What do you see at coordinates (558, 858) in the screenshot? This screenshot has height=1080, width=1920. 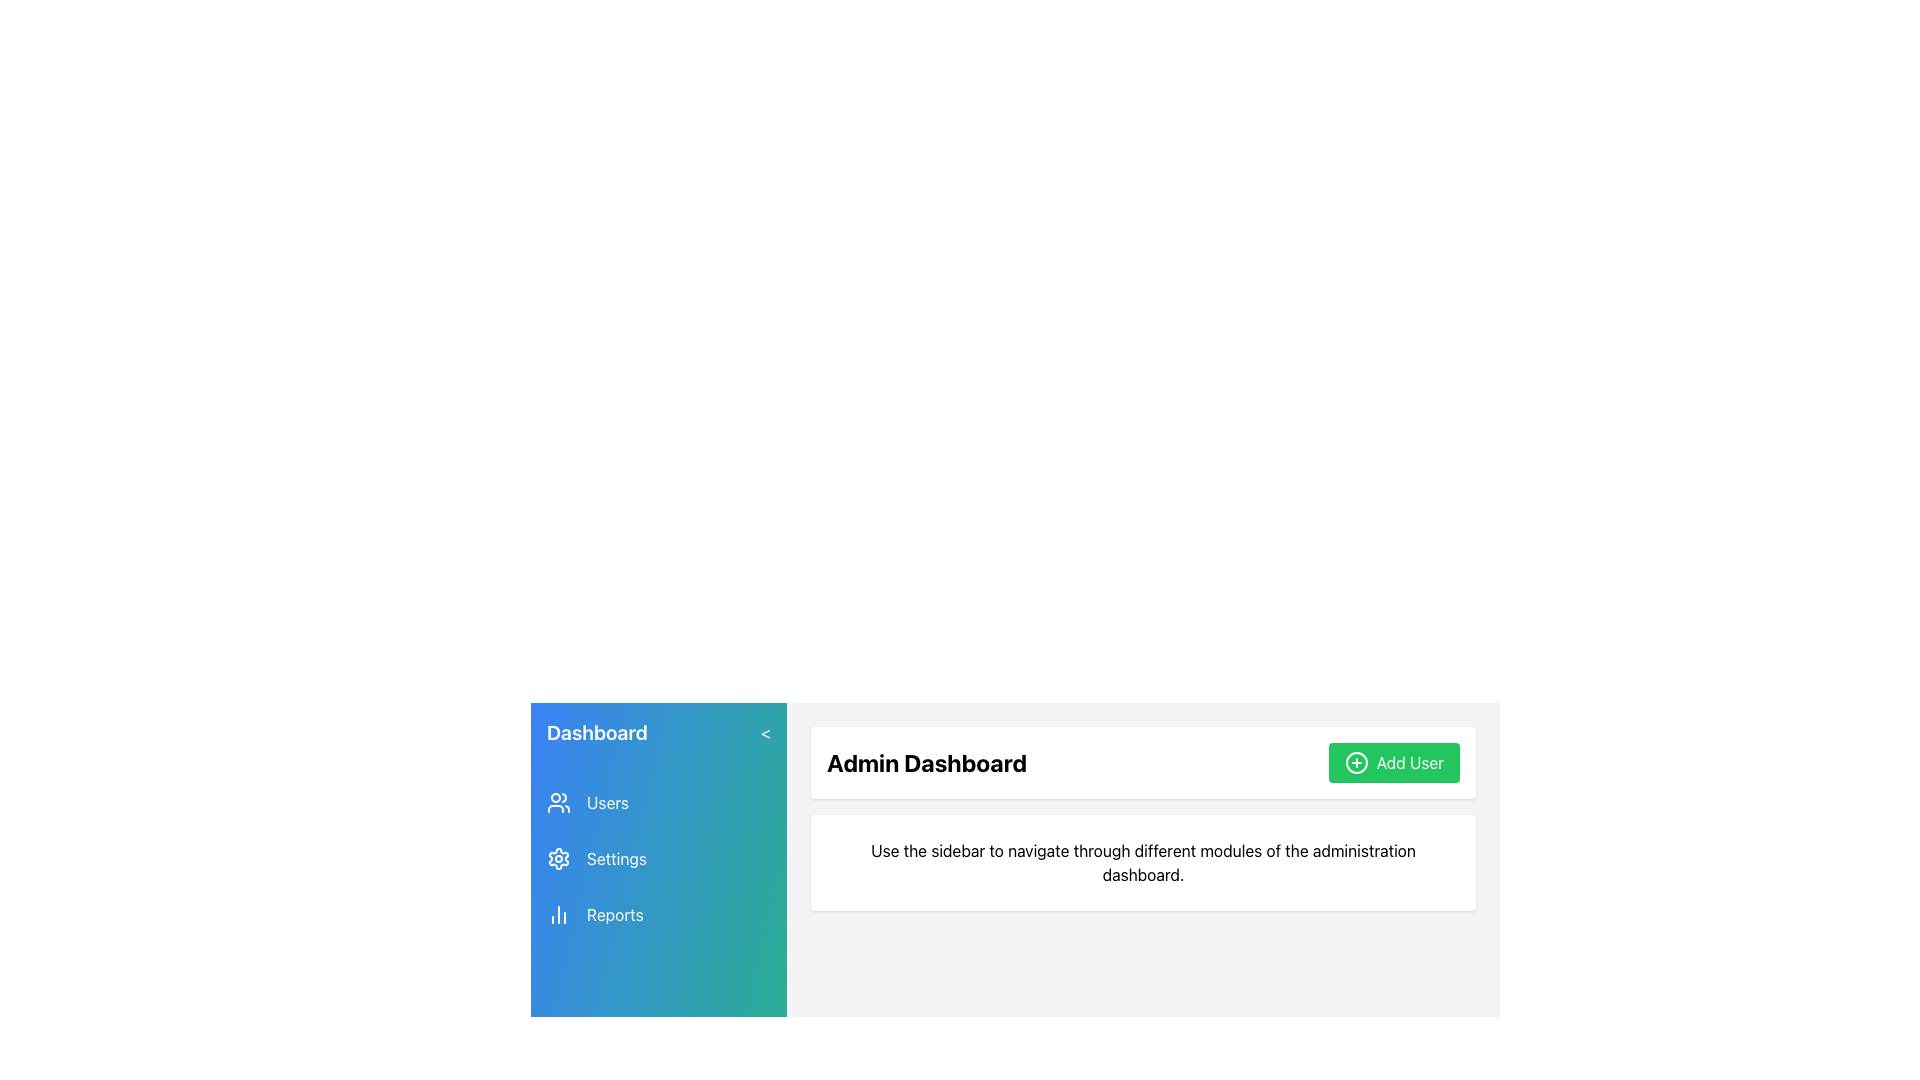 I see `the settings icon located in the second slot of the navigation menu on the left-hand sidebar` at bounding box center [558, 858].